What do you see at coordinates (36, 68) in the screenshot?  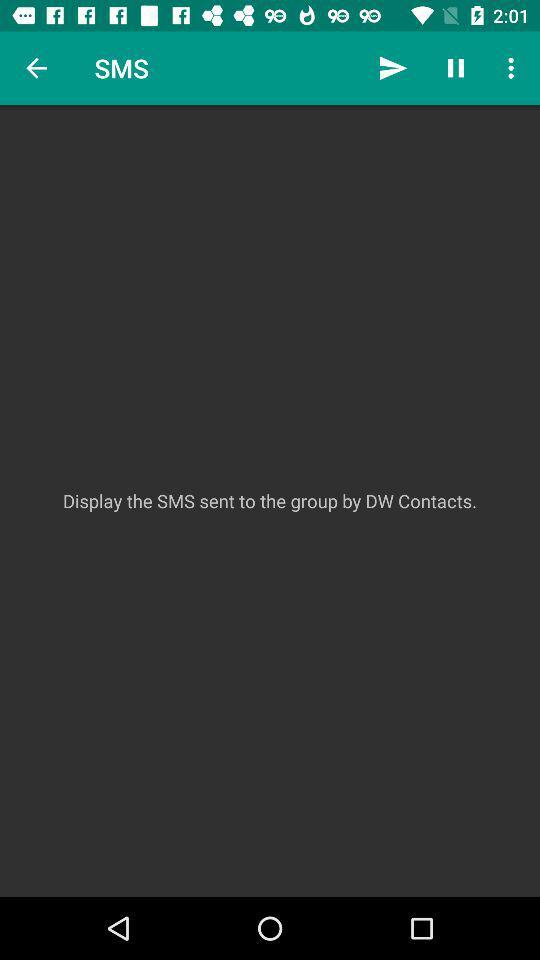 I see `the icon above display the sms` at bounding box center [36, 68].